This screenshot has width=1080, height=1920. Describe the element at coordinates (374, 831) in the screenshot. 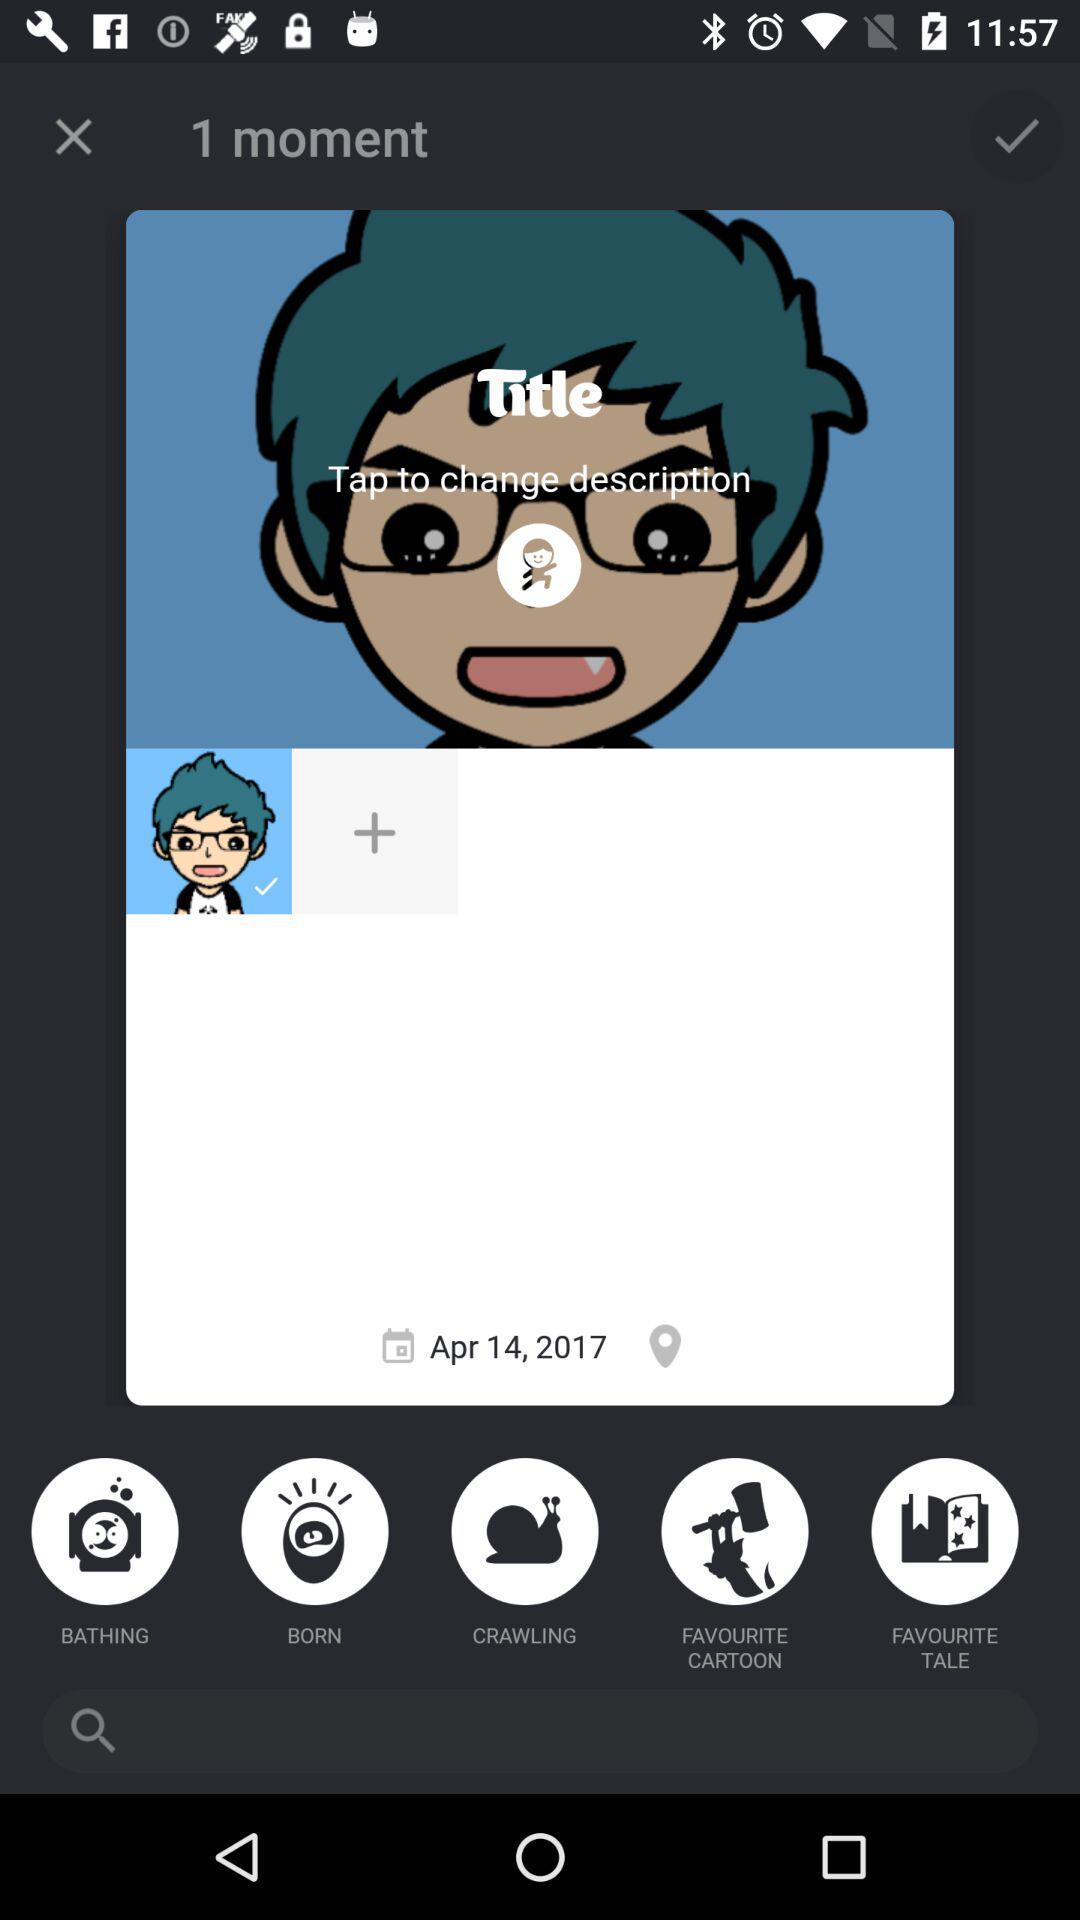

I see `the item above apr 14, 2017 icon` at that location.